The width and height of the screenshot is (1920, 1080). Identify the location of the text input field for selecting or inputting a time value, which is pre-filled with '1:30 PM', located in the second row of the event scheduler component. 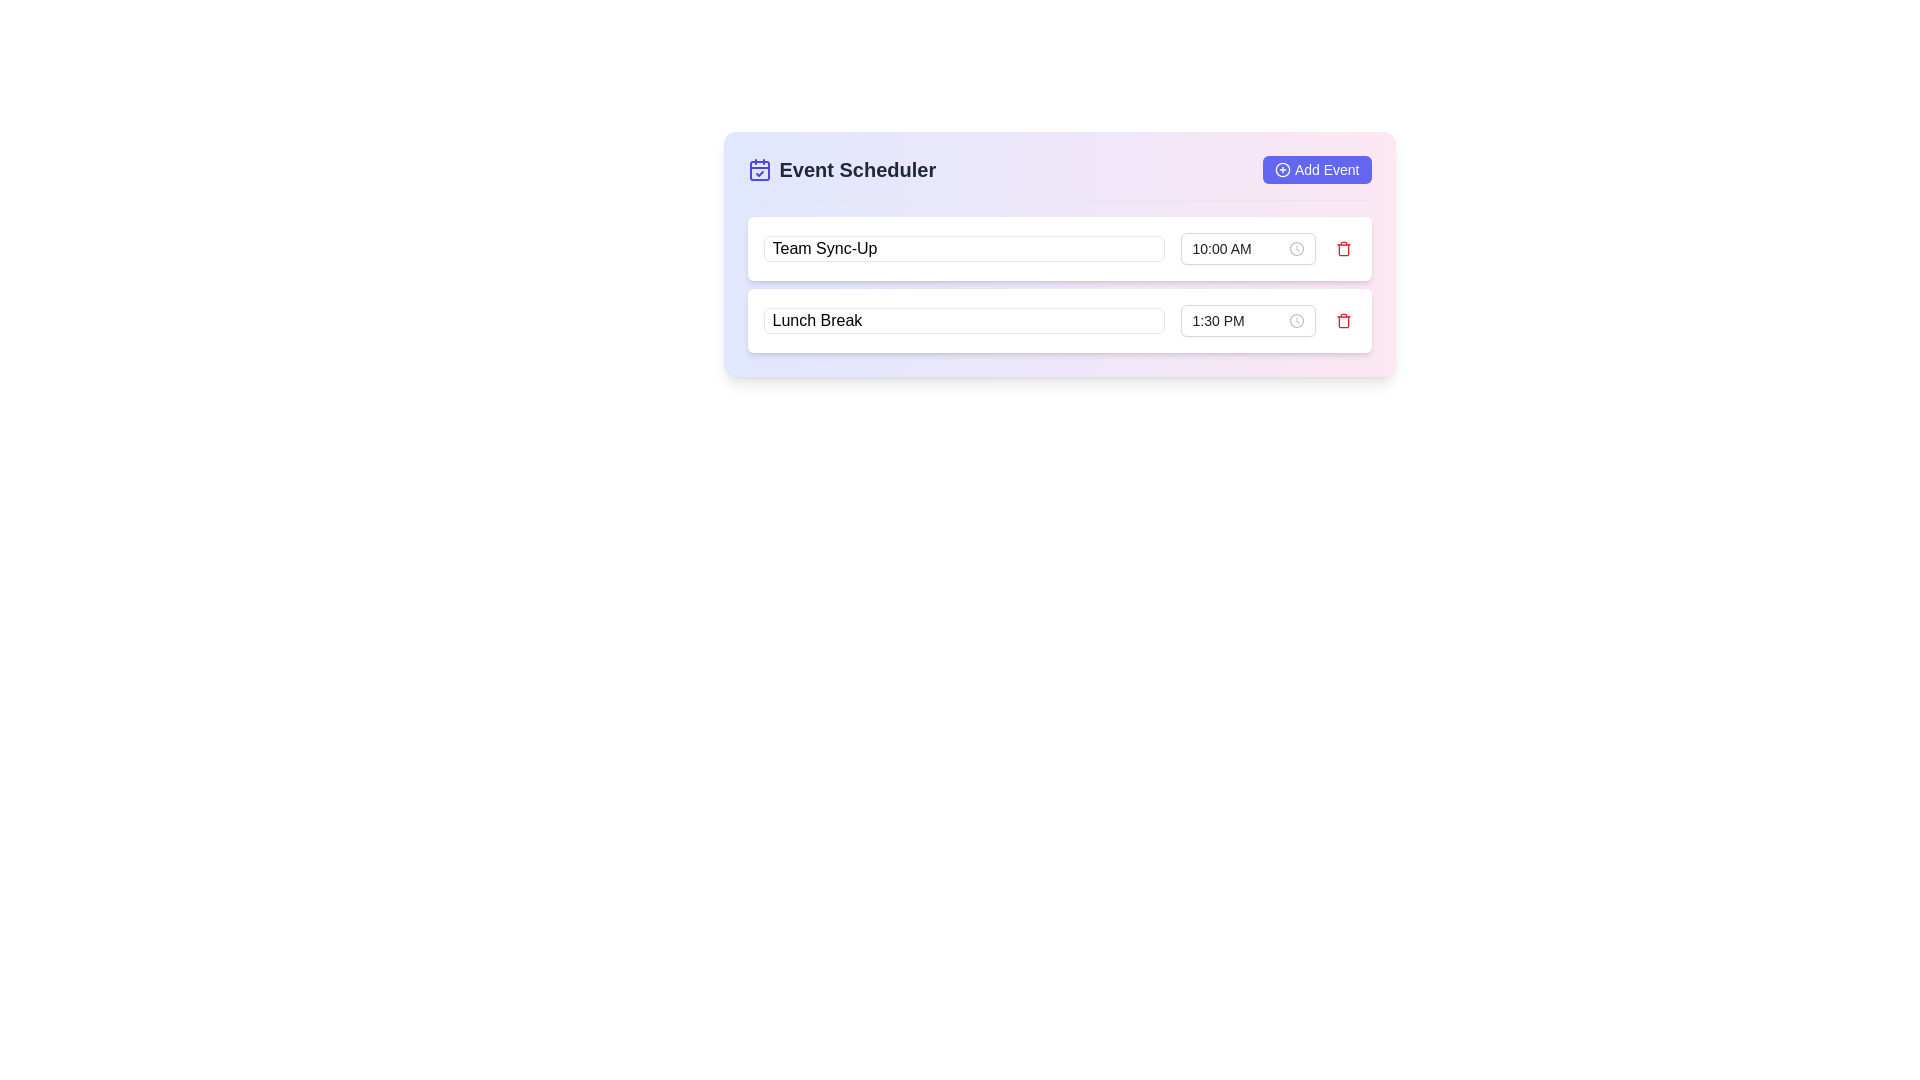
(1237, 319).